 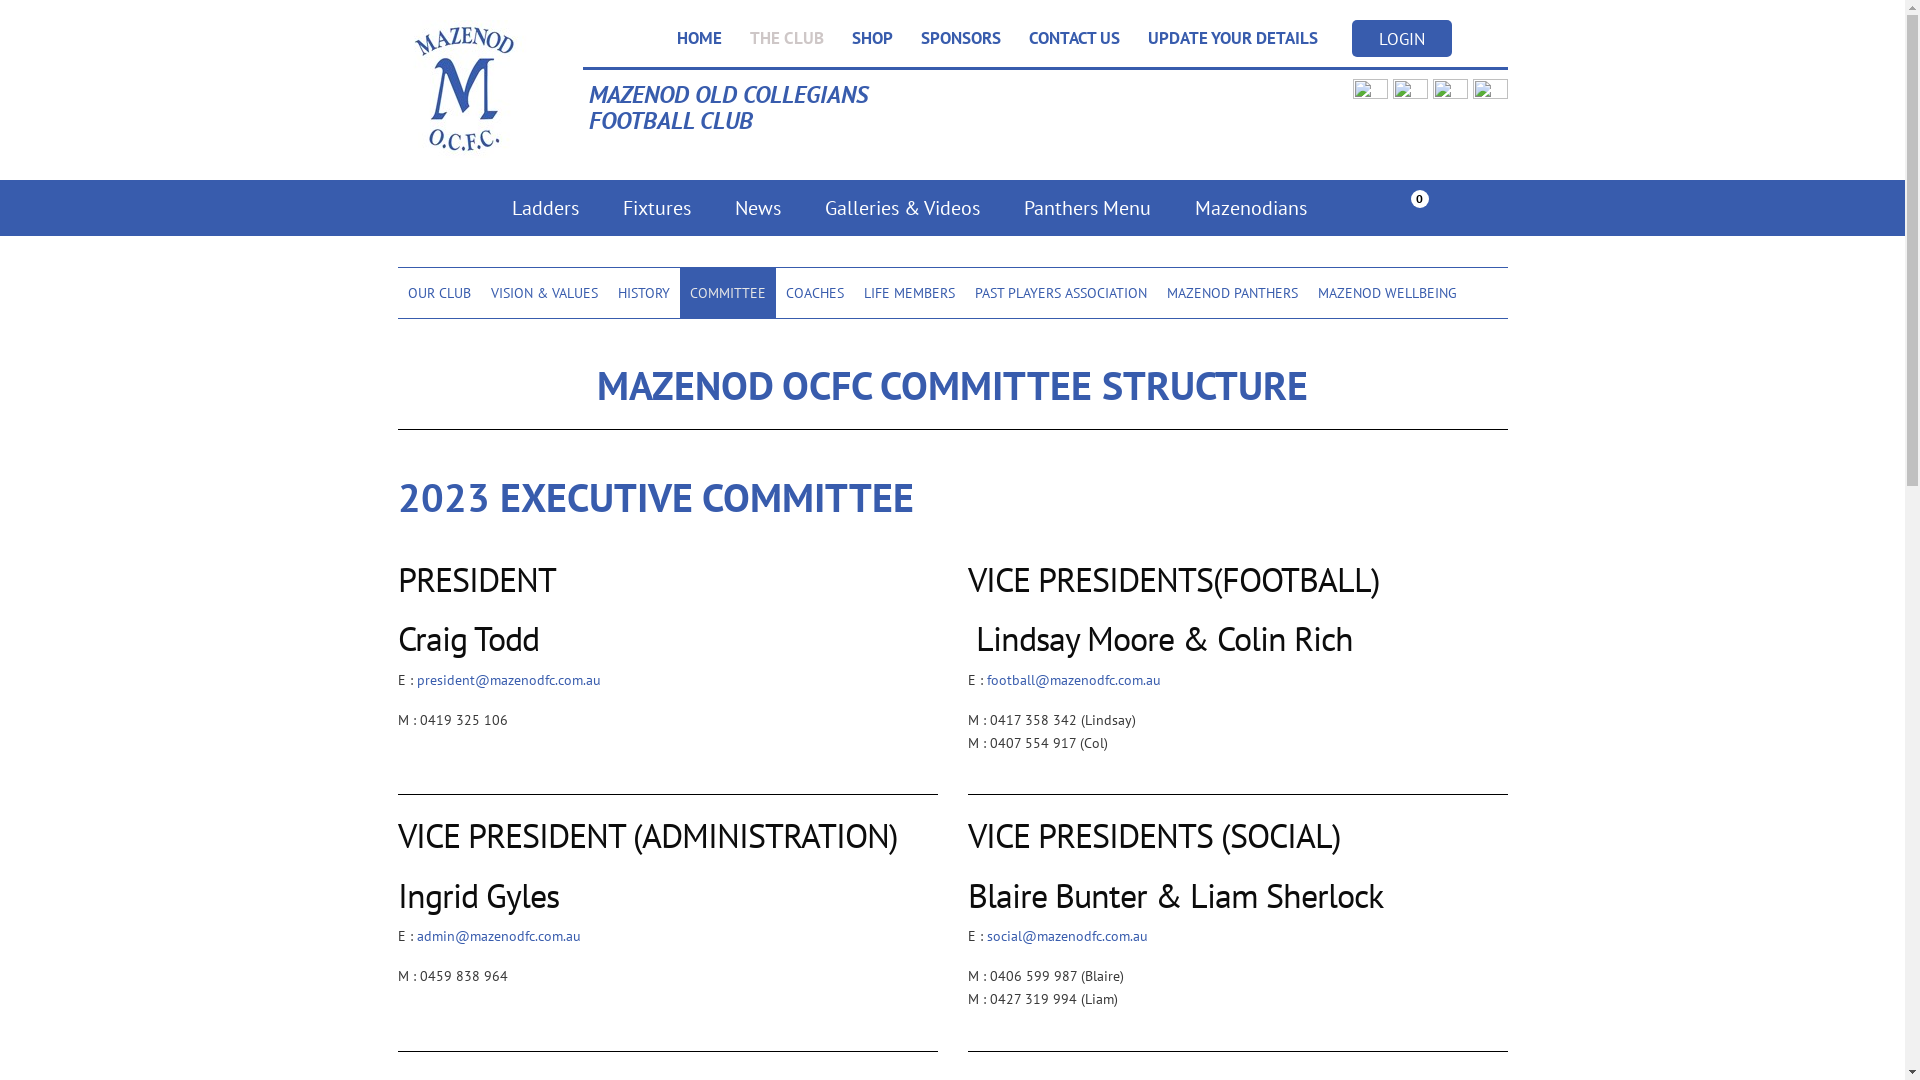 I want to click on 'PAST PLAYERS ASSOCIATION', so click(x=1059, y=293).